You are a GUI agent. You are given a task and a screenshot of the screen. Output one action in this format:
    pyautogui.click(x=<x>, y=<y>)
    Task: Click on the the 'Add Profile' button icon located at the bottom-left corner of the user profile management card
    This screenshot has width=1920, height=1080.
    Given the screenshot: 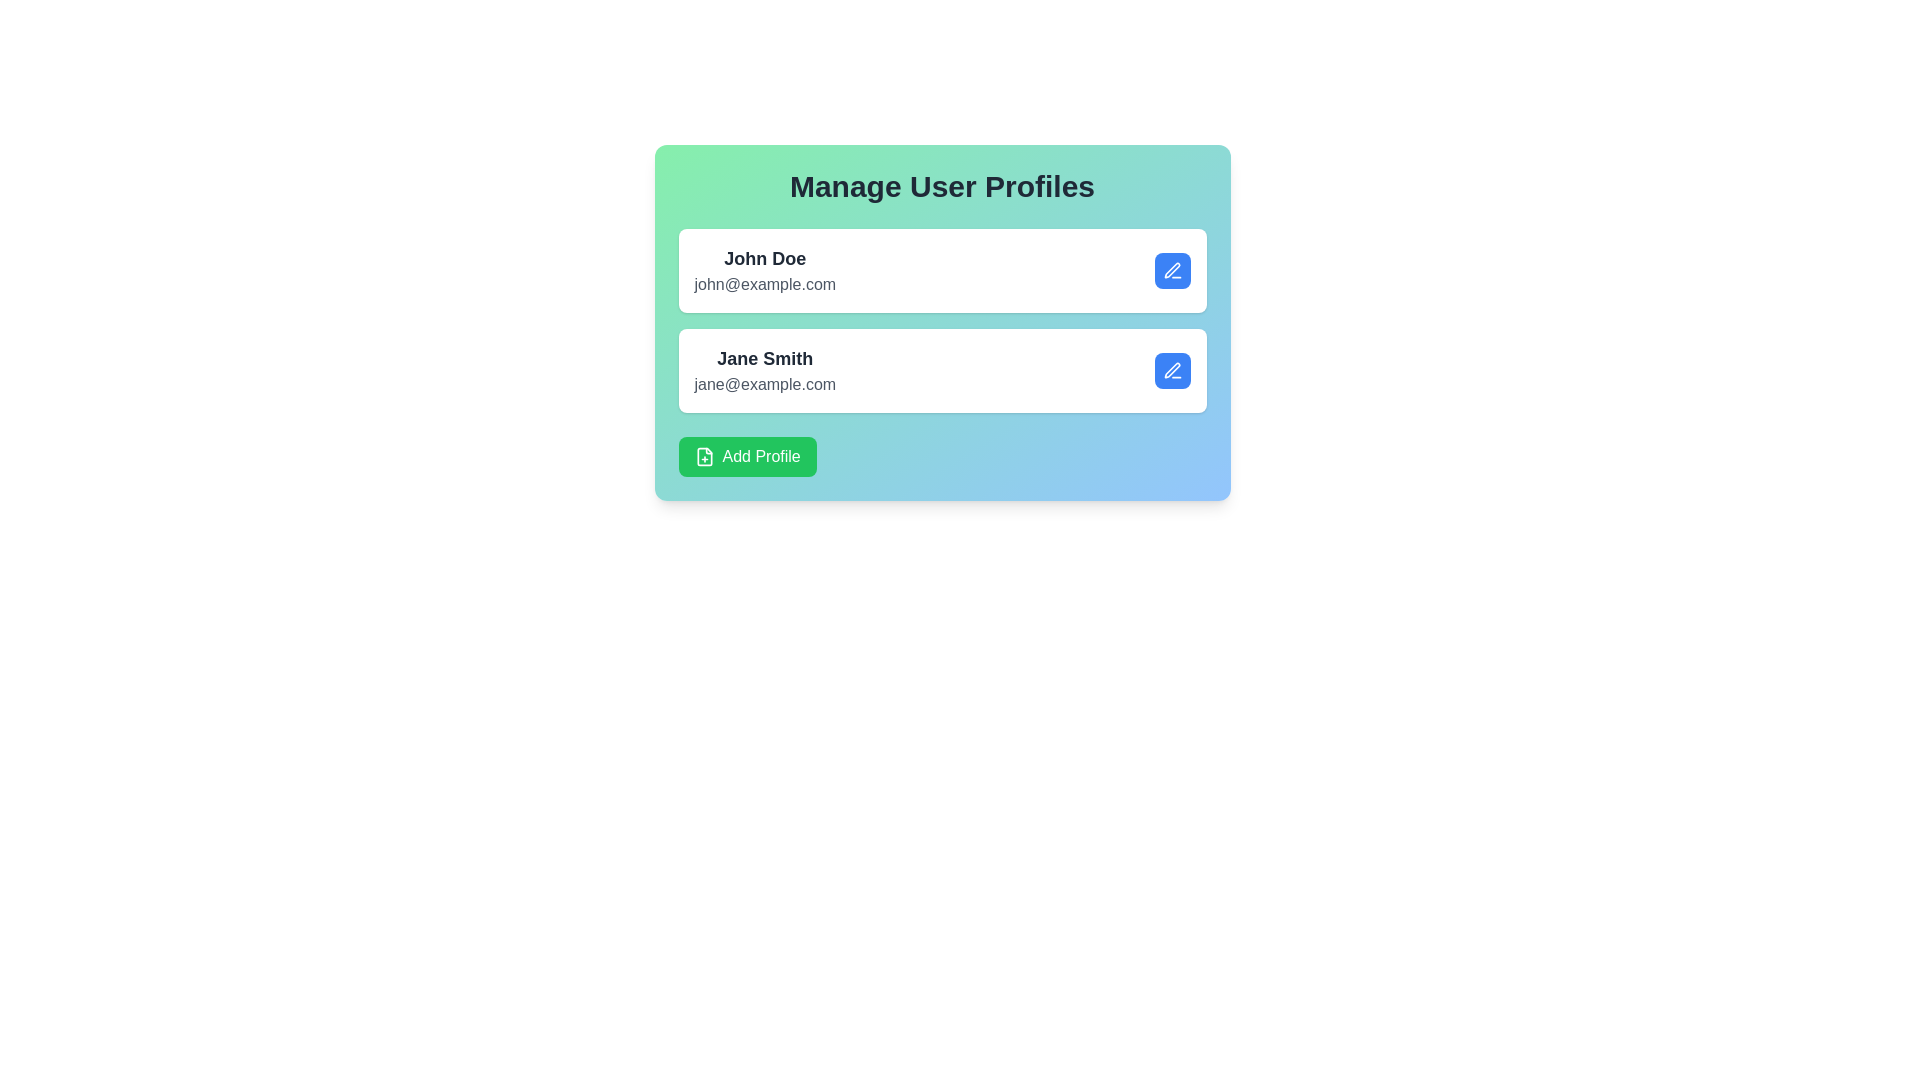 What is the action you would take?
    pyautogui.click(x=704, y=456)
    